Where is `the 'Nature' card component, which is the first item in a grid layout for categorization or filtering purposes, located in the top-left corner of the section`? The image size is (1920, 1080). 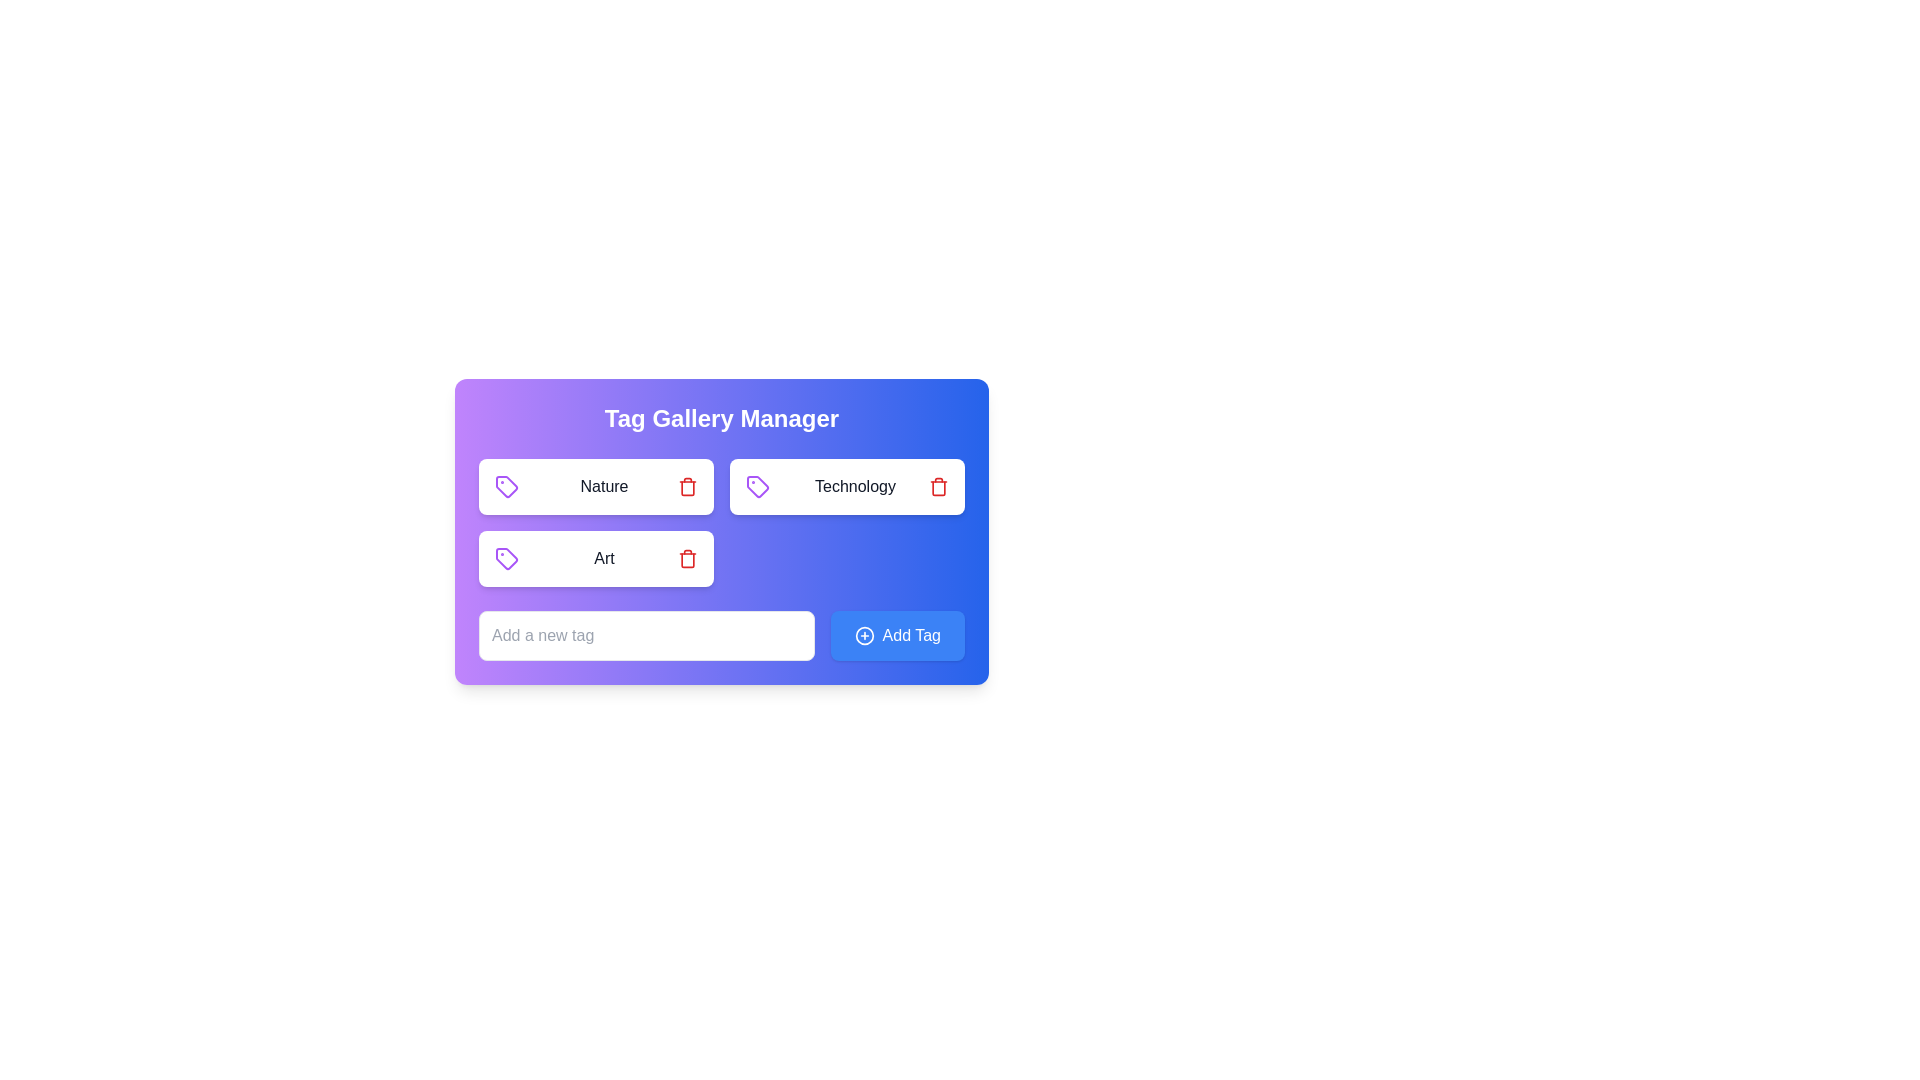 the 'Nature' card component, which is the first item in a grid layout for categorization or filtering purposes, located in the top-left corner of the section is located at coordinates (595, 486).